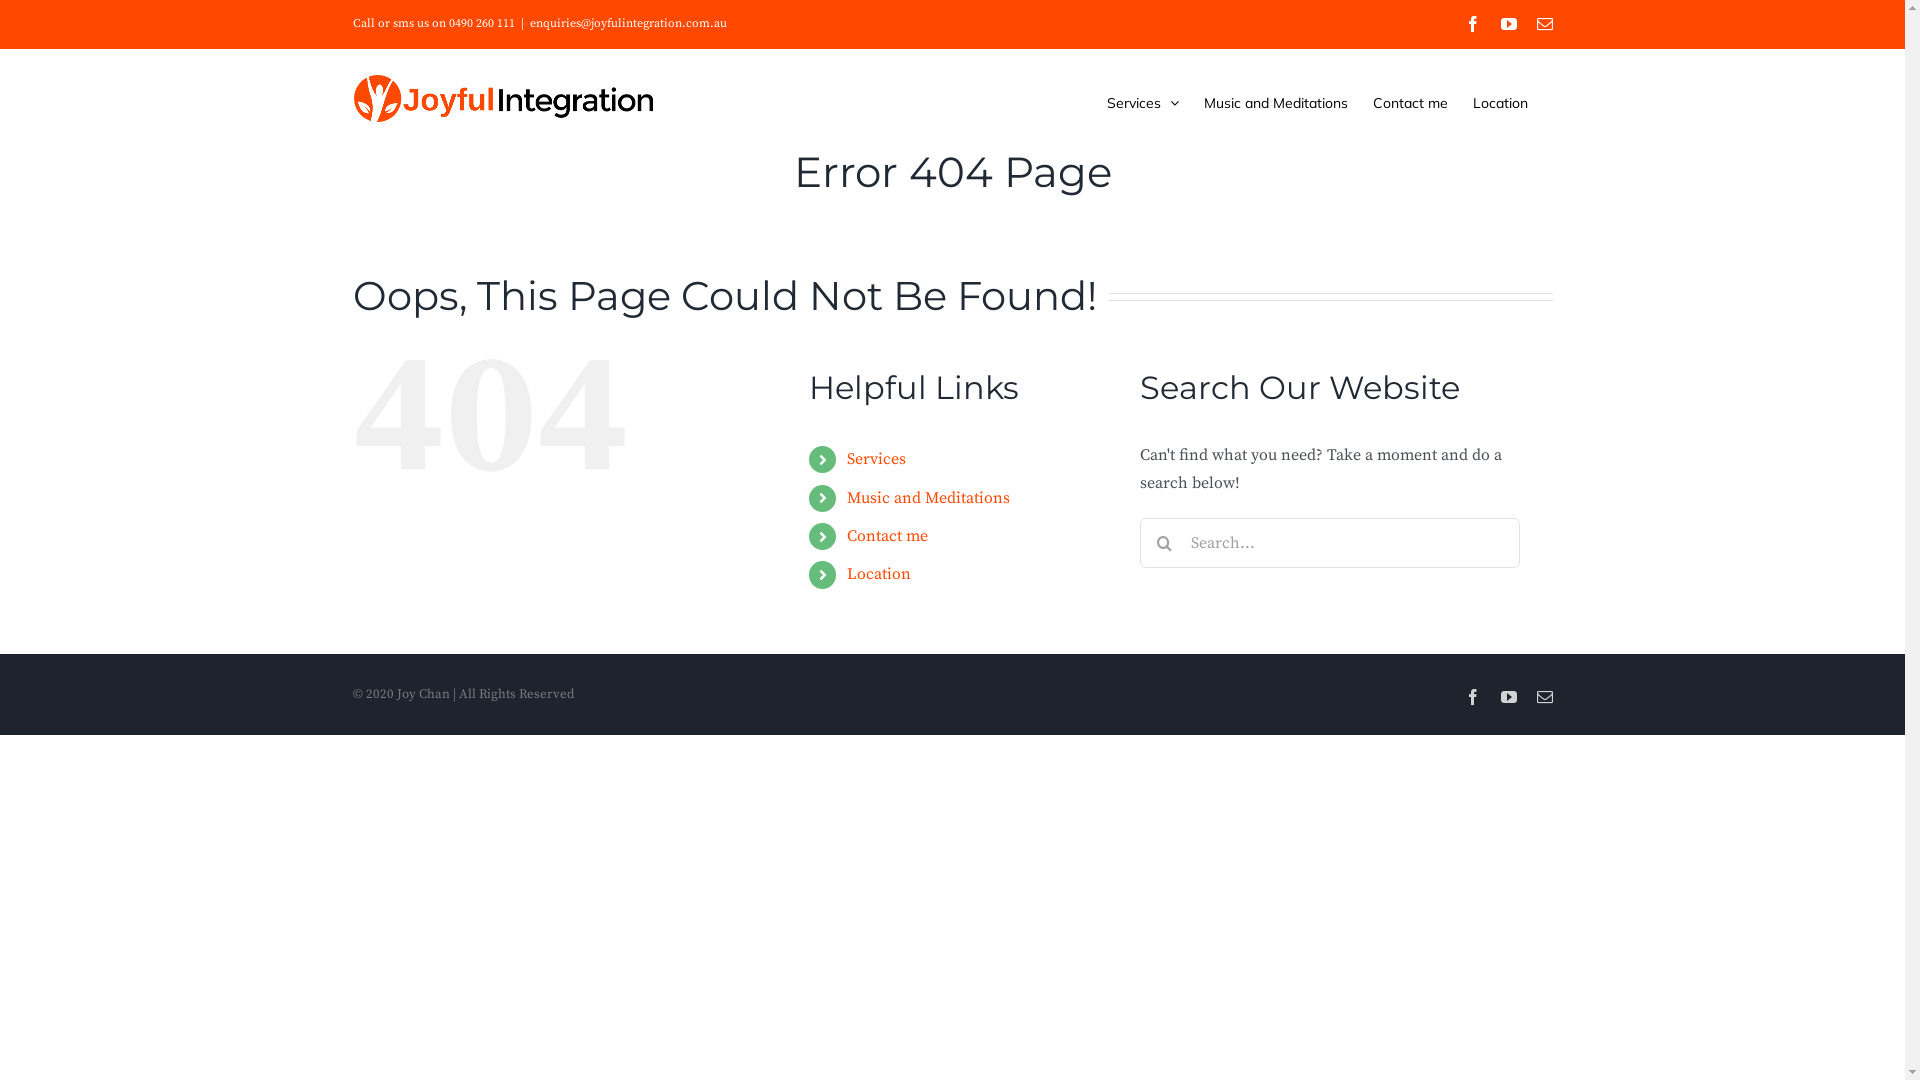 This screenshot has width=1920, height=1080. I want to click on 'YouTube', so click(1507, 23).